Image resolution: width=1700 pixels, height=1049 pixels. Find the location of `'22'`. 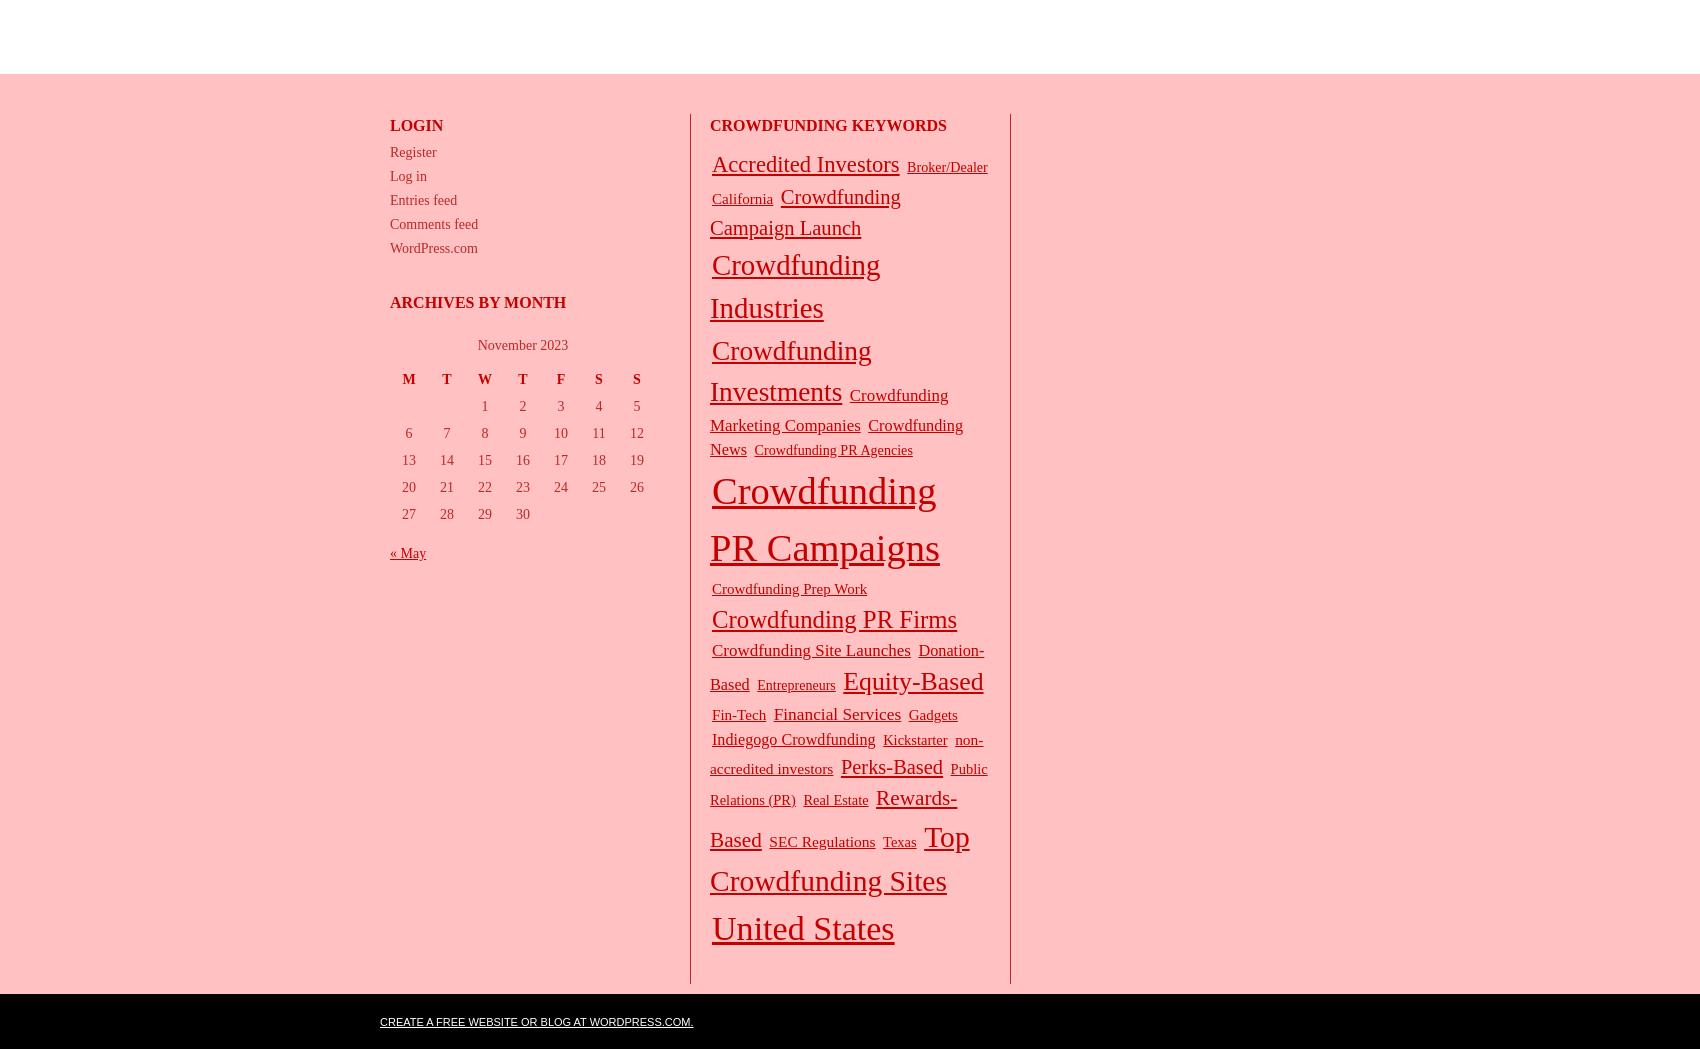

'22' is located at coordinates (485, 486).